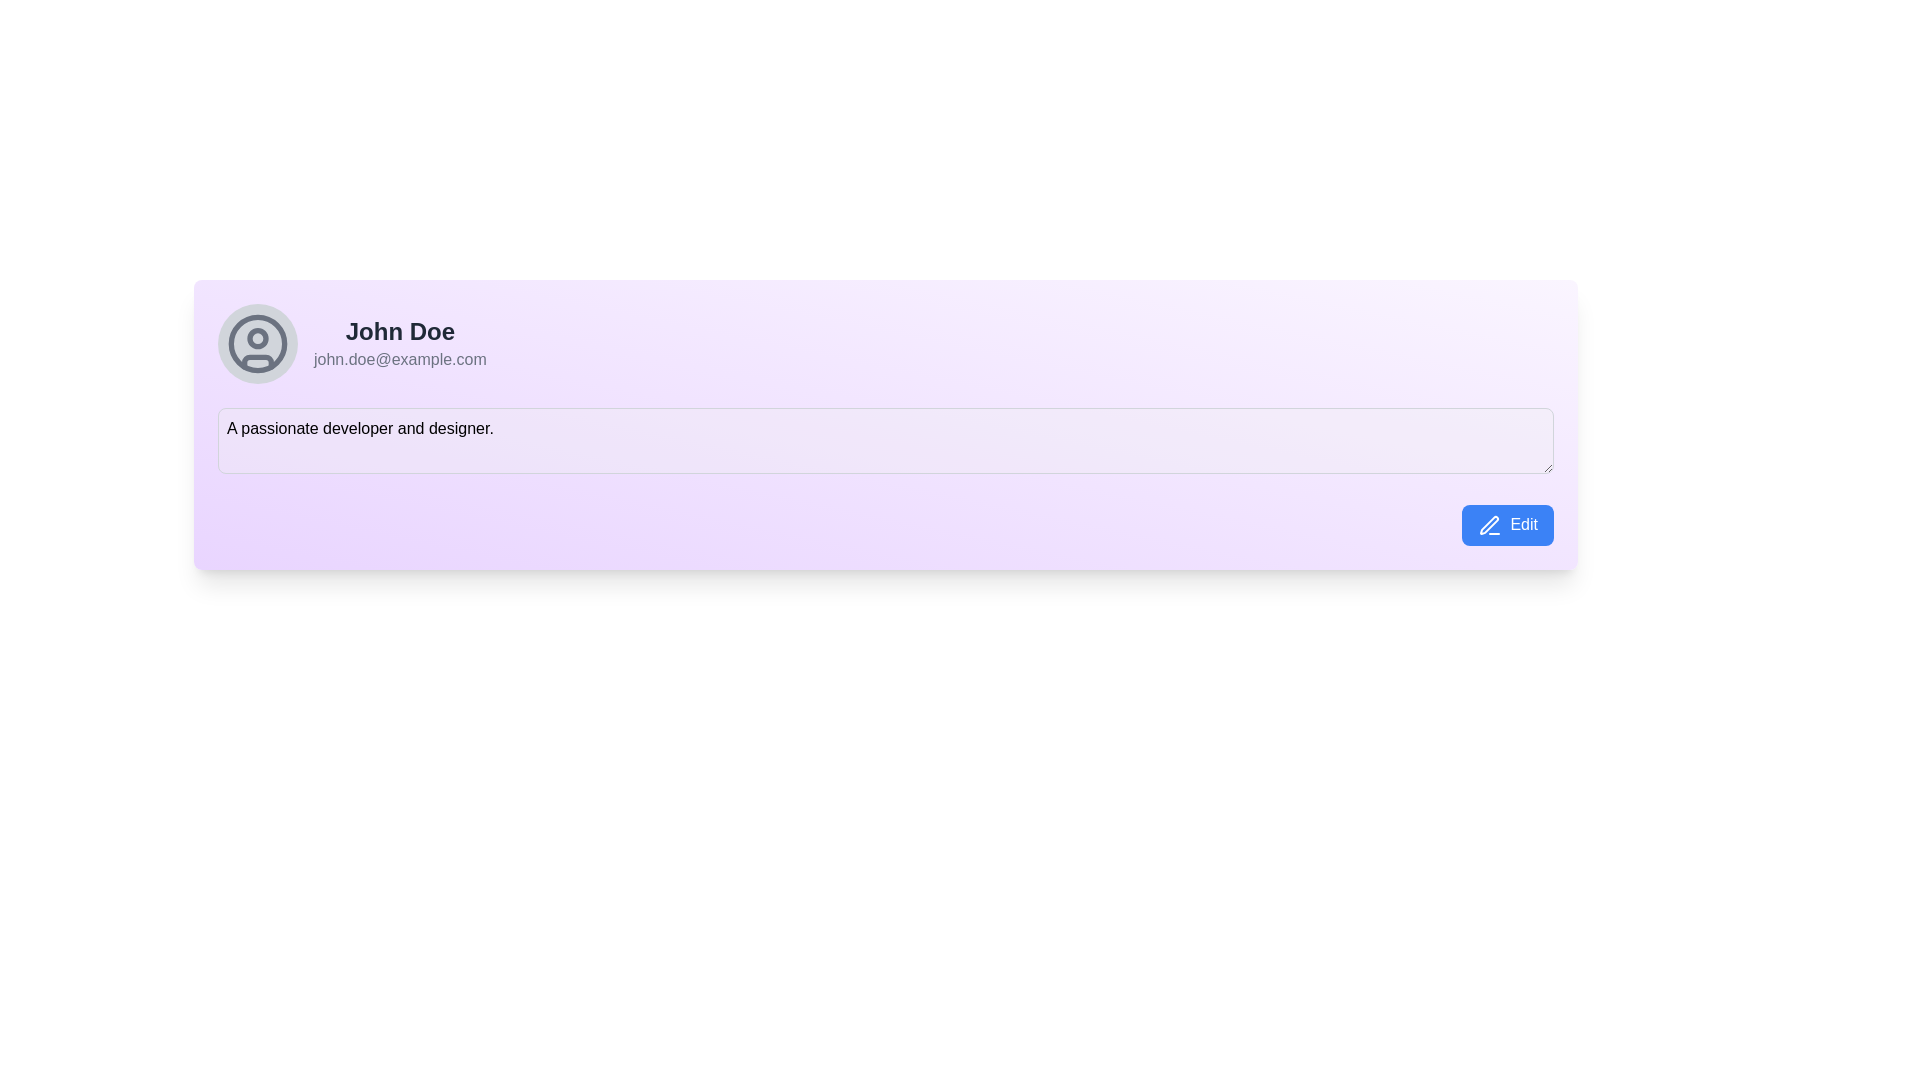 Image resolution: width=1920 pixels, height=1080 pixels. What do you see at coordinates (1508, 524) in the screenshot?
I see `the button located in the bottom right corner of the user profile details section to initiate the editing action for modifying user details` at bounding box center [1508, 524].